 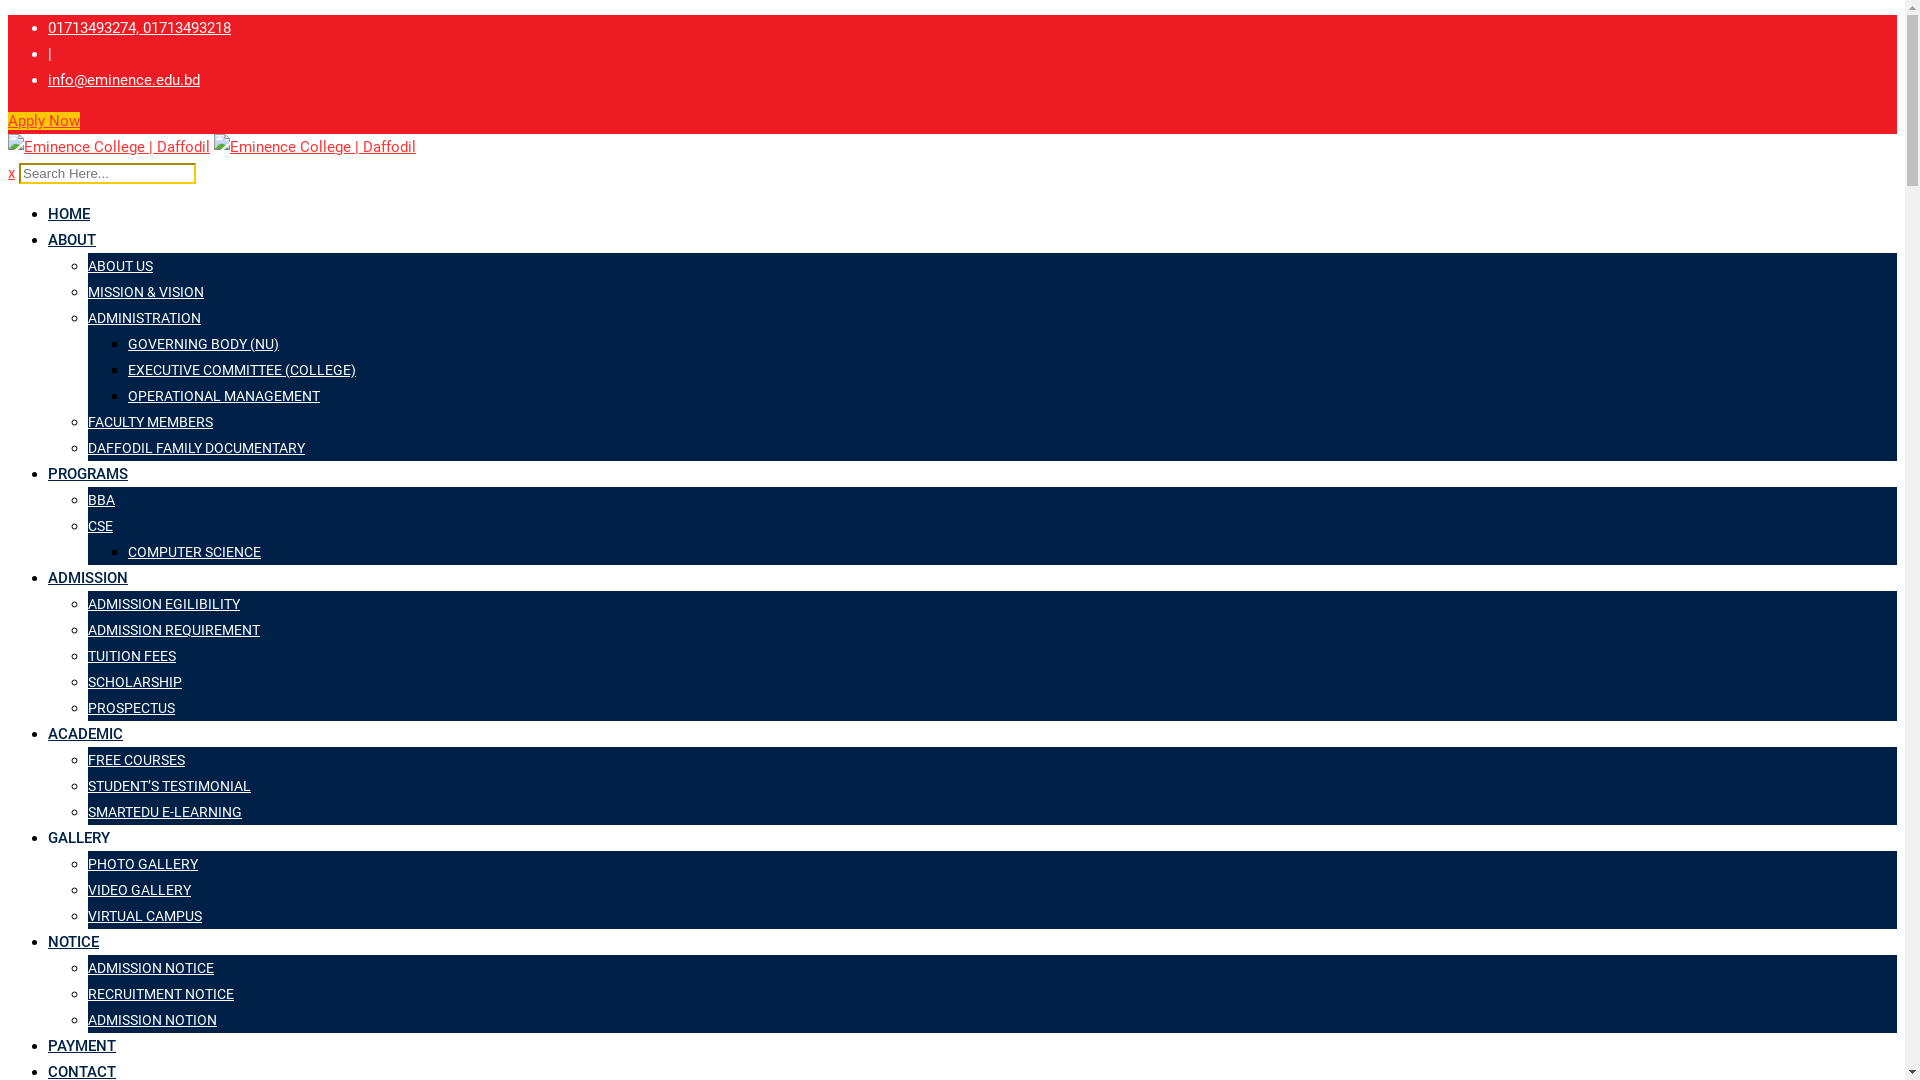 What do you see at coordinates (144, 292) in the screenshot?
I see `'MISSION & VISION'` at bounding box center [144, 292].